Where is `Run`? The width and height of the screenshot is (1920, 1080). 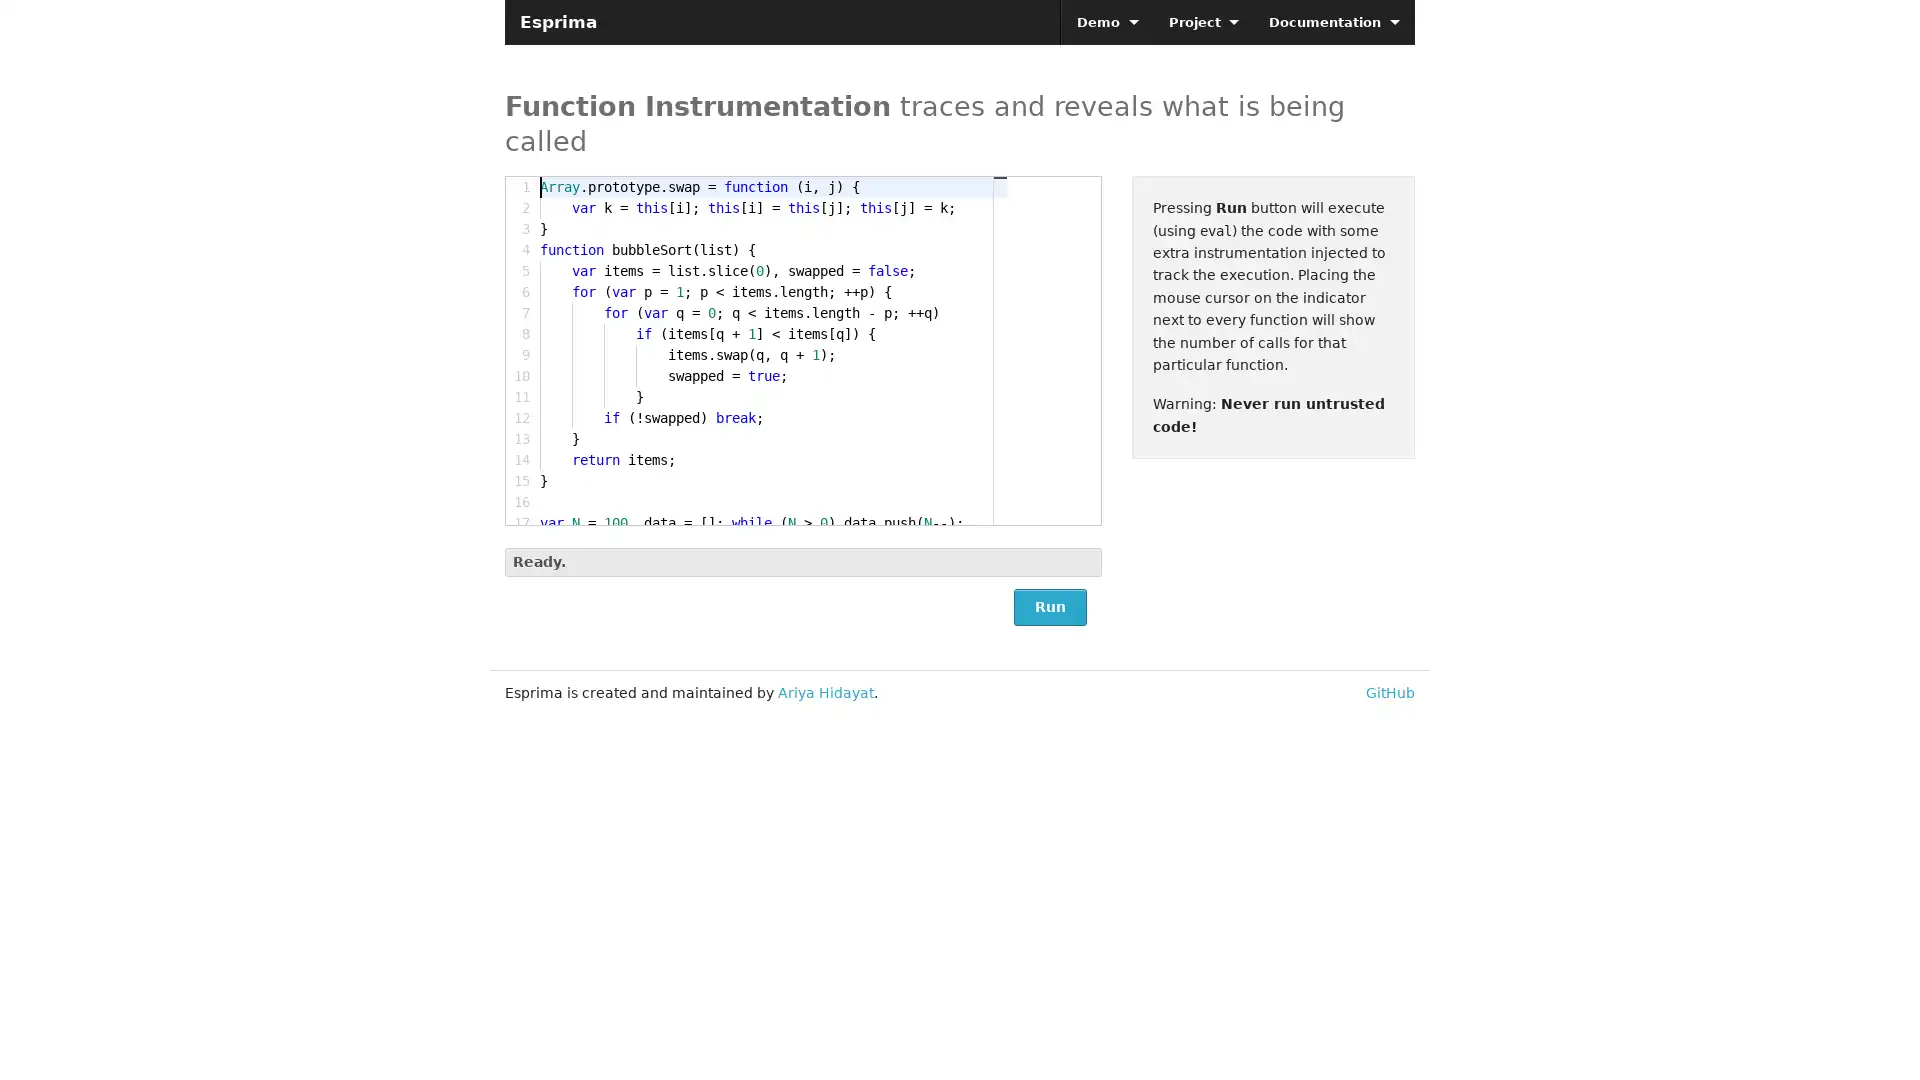 Run is located at coordinates (1048, 606).